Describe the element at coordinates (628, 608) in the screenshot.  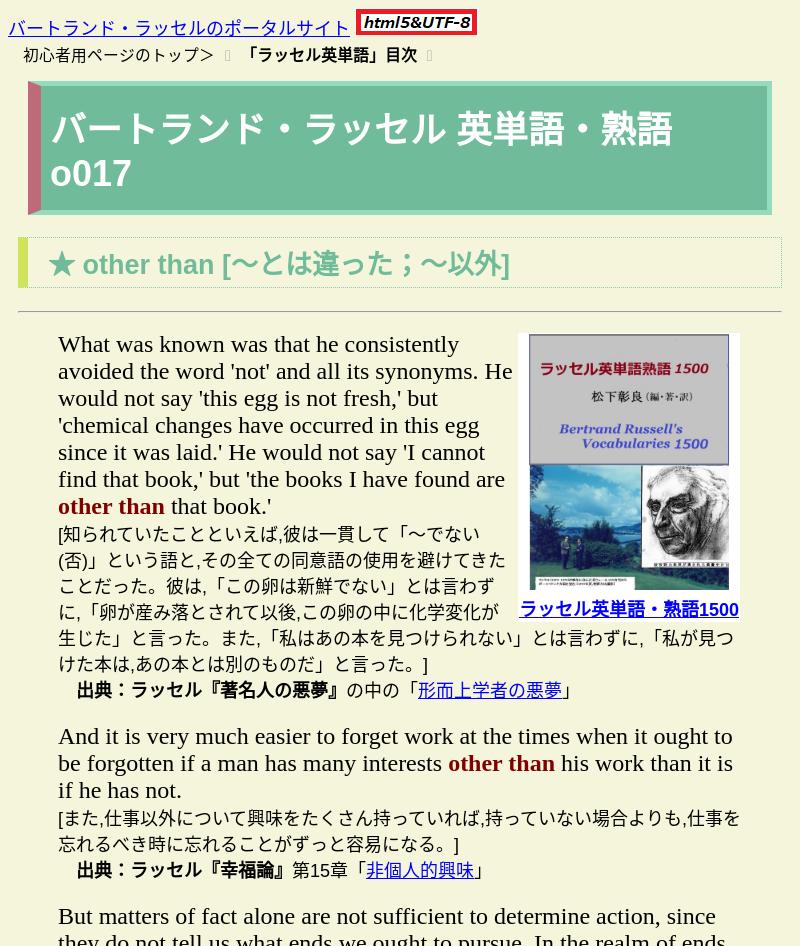
I see `'ラッセル英単語・熟語1500'` at that location.